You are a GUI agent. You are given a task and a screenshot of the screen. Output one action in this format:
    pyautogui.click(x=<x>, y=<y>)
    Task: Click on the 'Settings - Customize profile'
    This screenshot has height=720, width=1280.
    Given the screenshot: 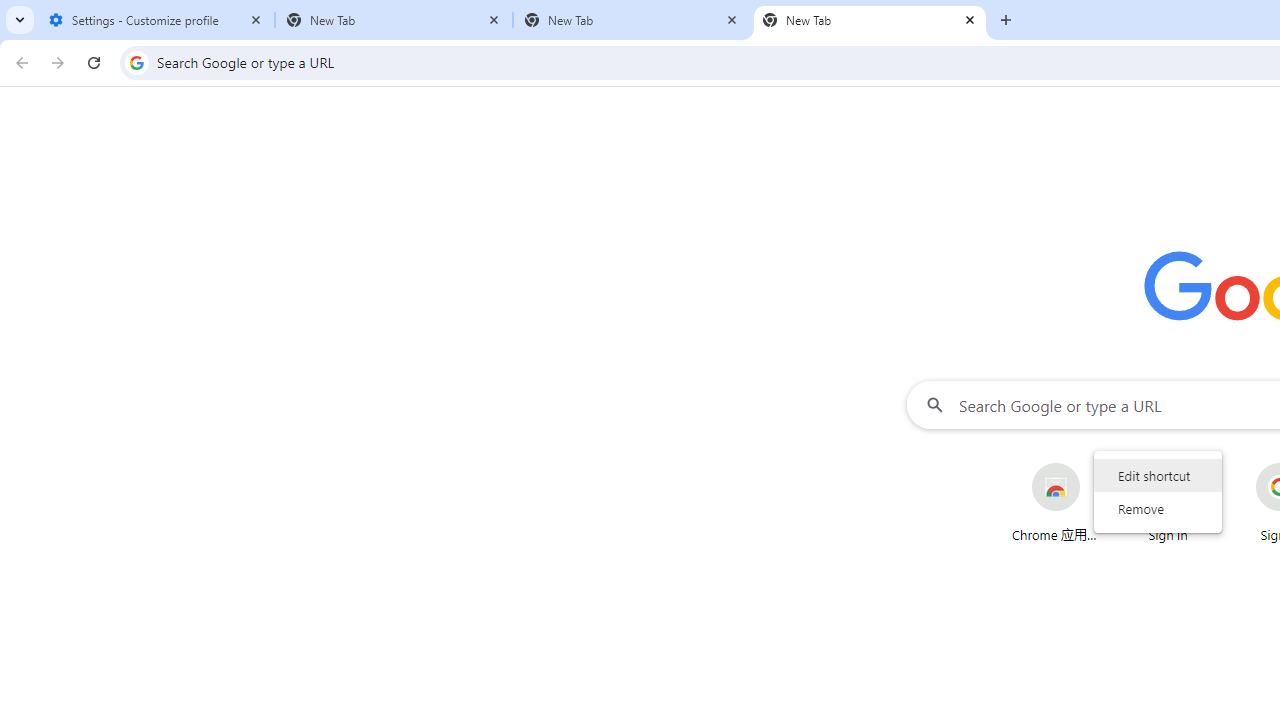 What is the action you would take?
    pyautogui.click(x=155, y=20)
    